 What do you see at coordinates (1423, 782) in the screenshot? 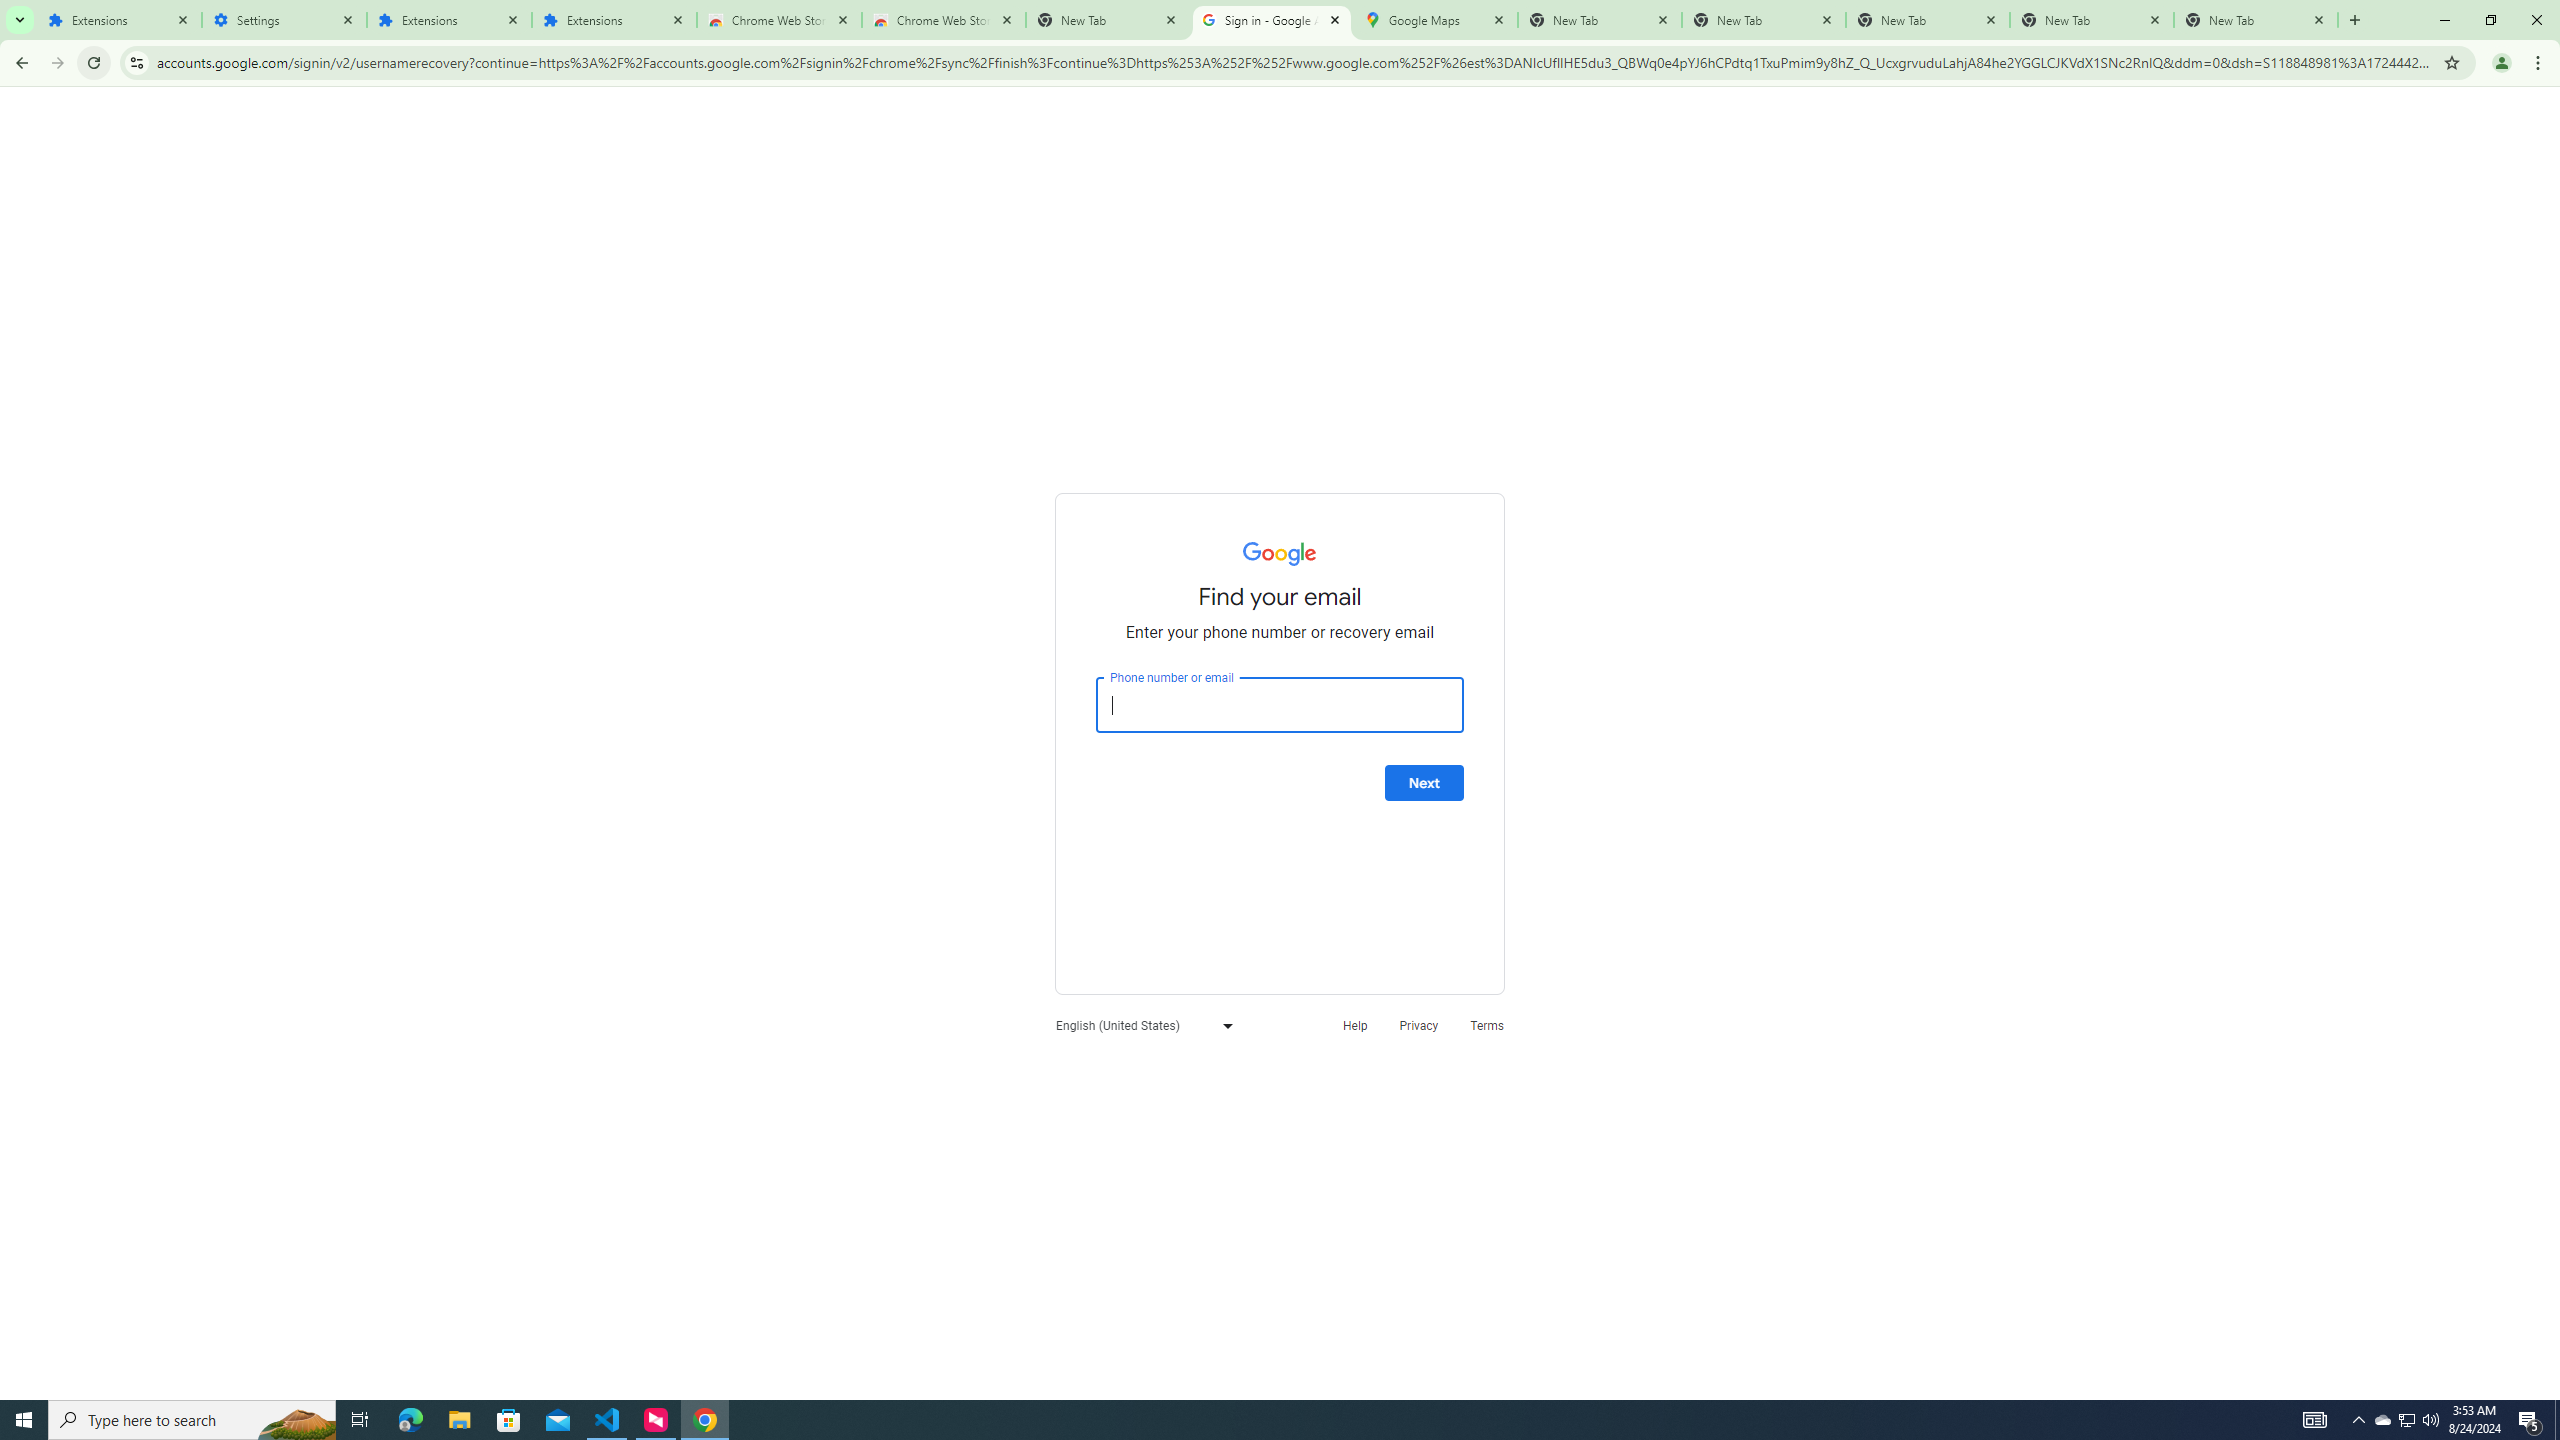
I see `'Next'` at bounding box center [1423, 782].